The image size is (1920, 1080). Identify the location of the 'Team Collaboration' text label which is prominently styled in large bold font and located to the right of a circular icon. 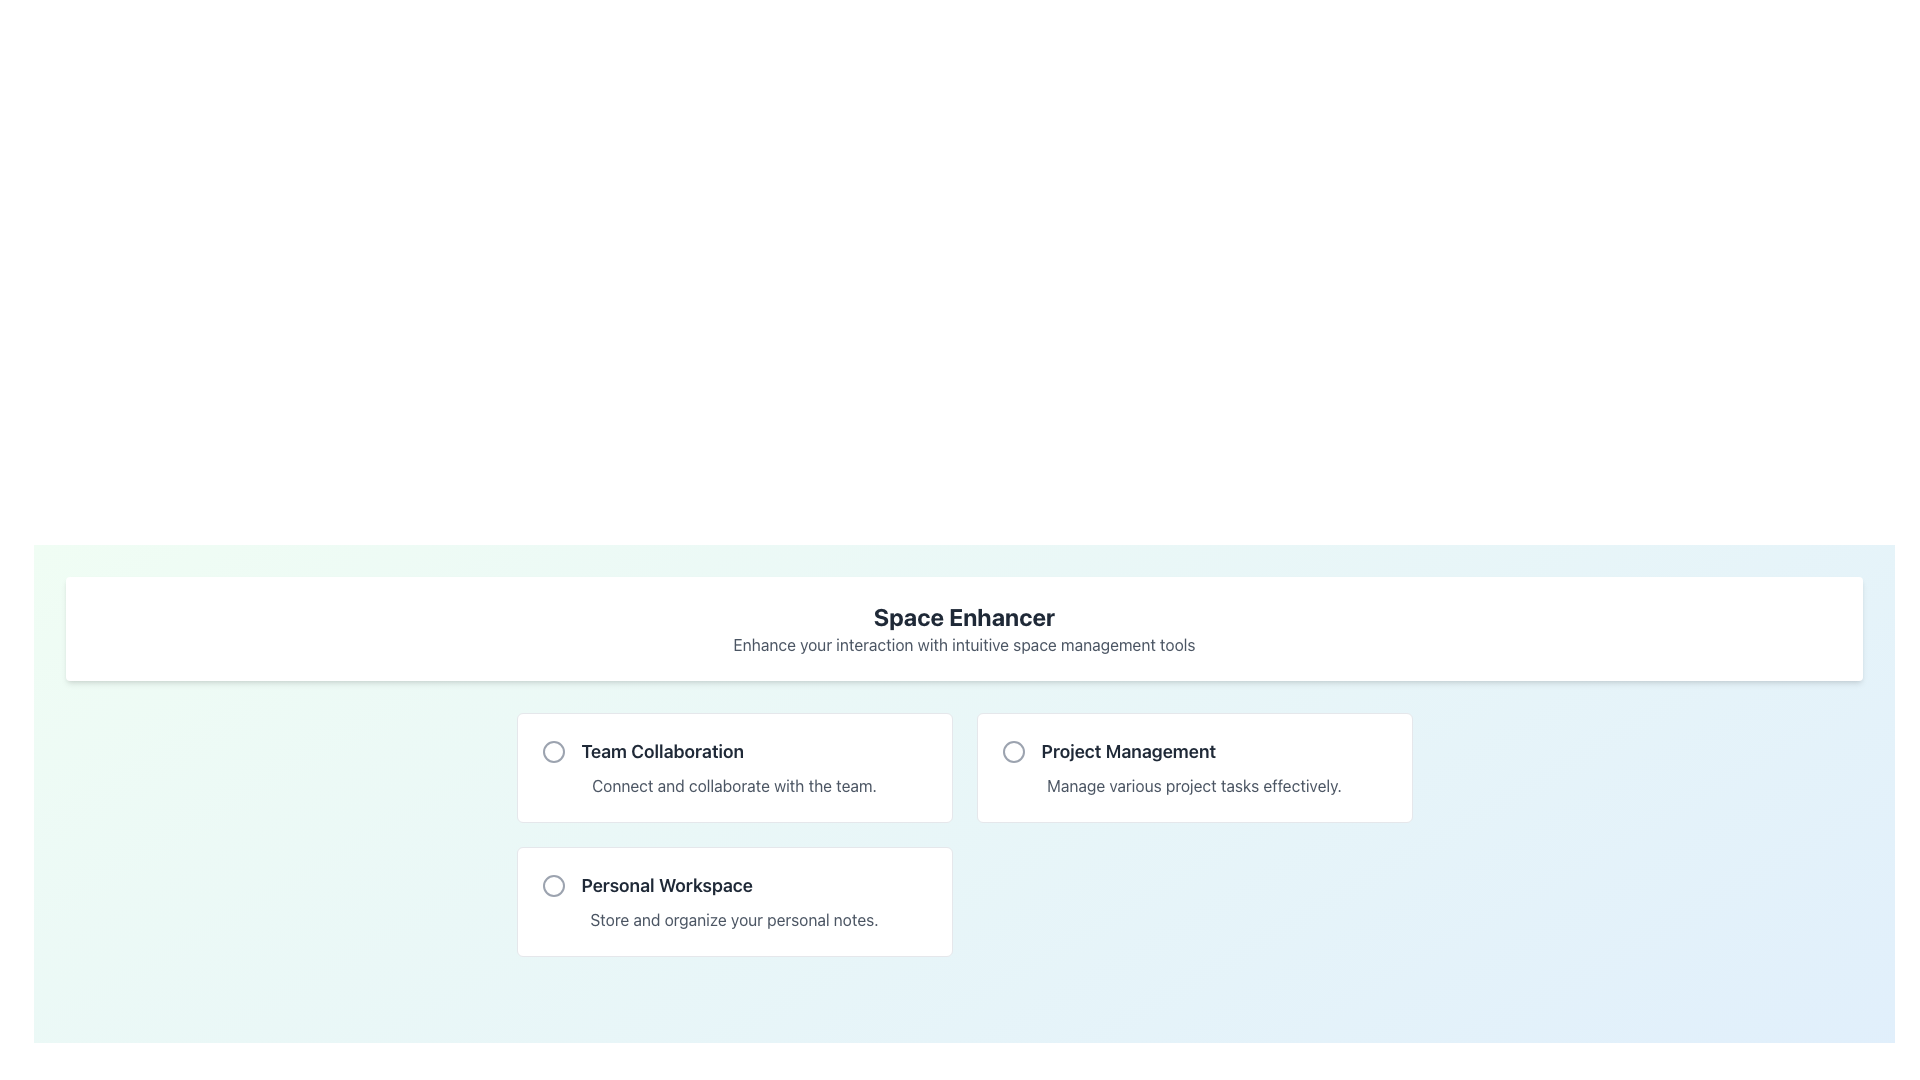
(662, 752).